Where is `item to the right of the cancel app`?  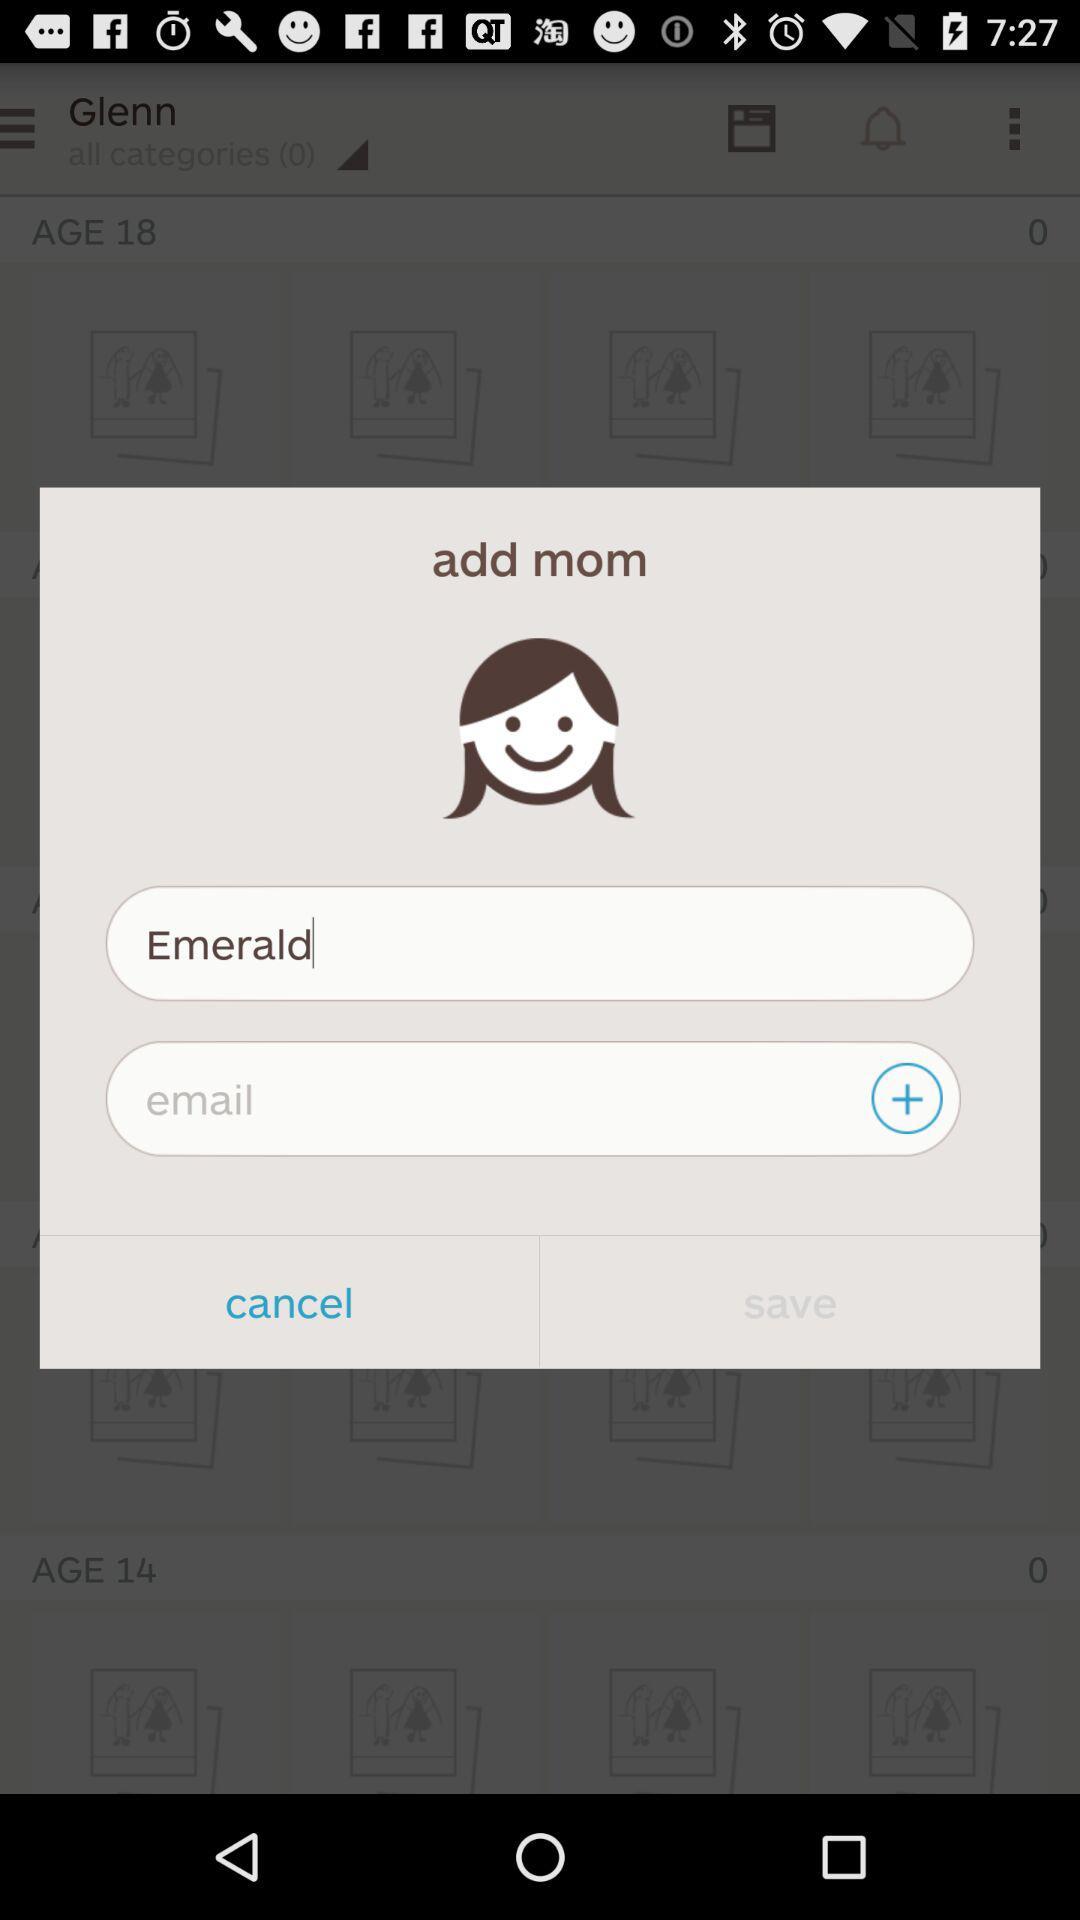 item to the right of the cancel app is located at coordinates (789, 1301).